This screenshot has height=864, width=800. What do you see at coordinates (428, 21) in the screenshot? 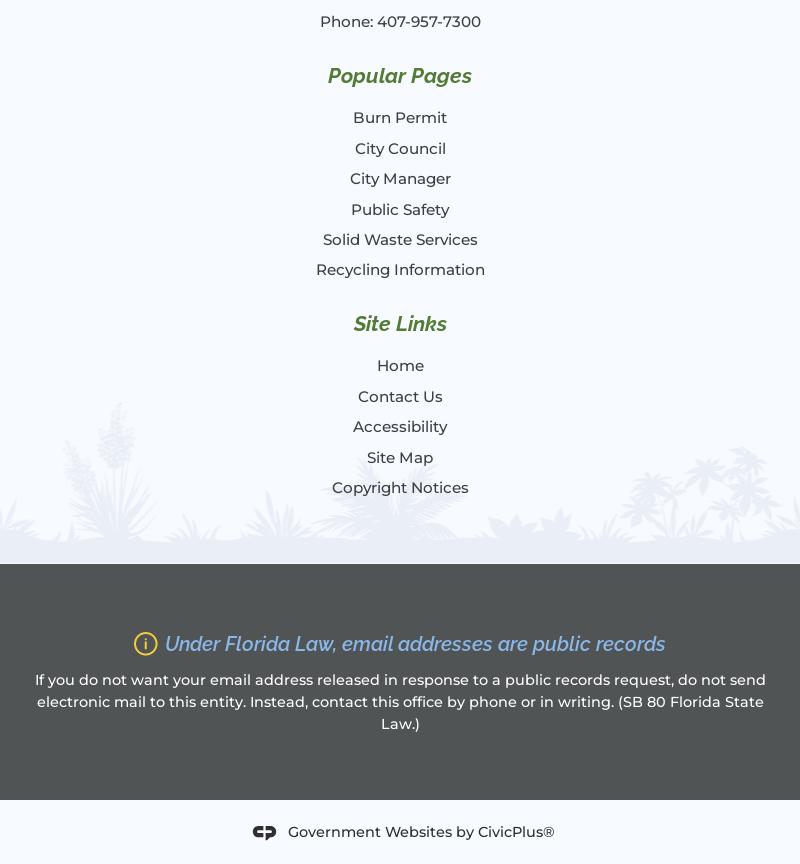
I see `'407-957-7300'` at bounding box center [428, 21].